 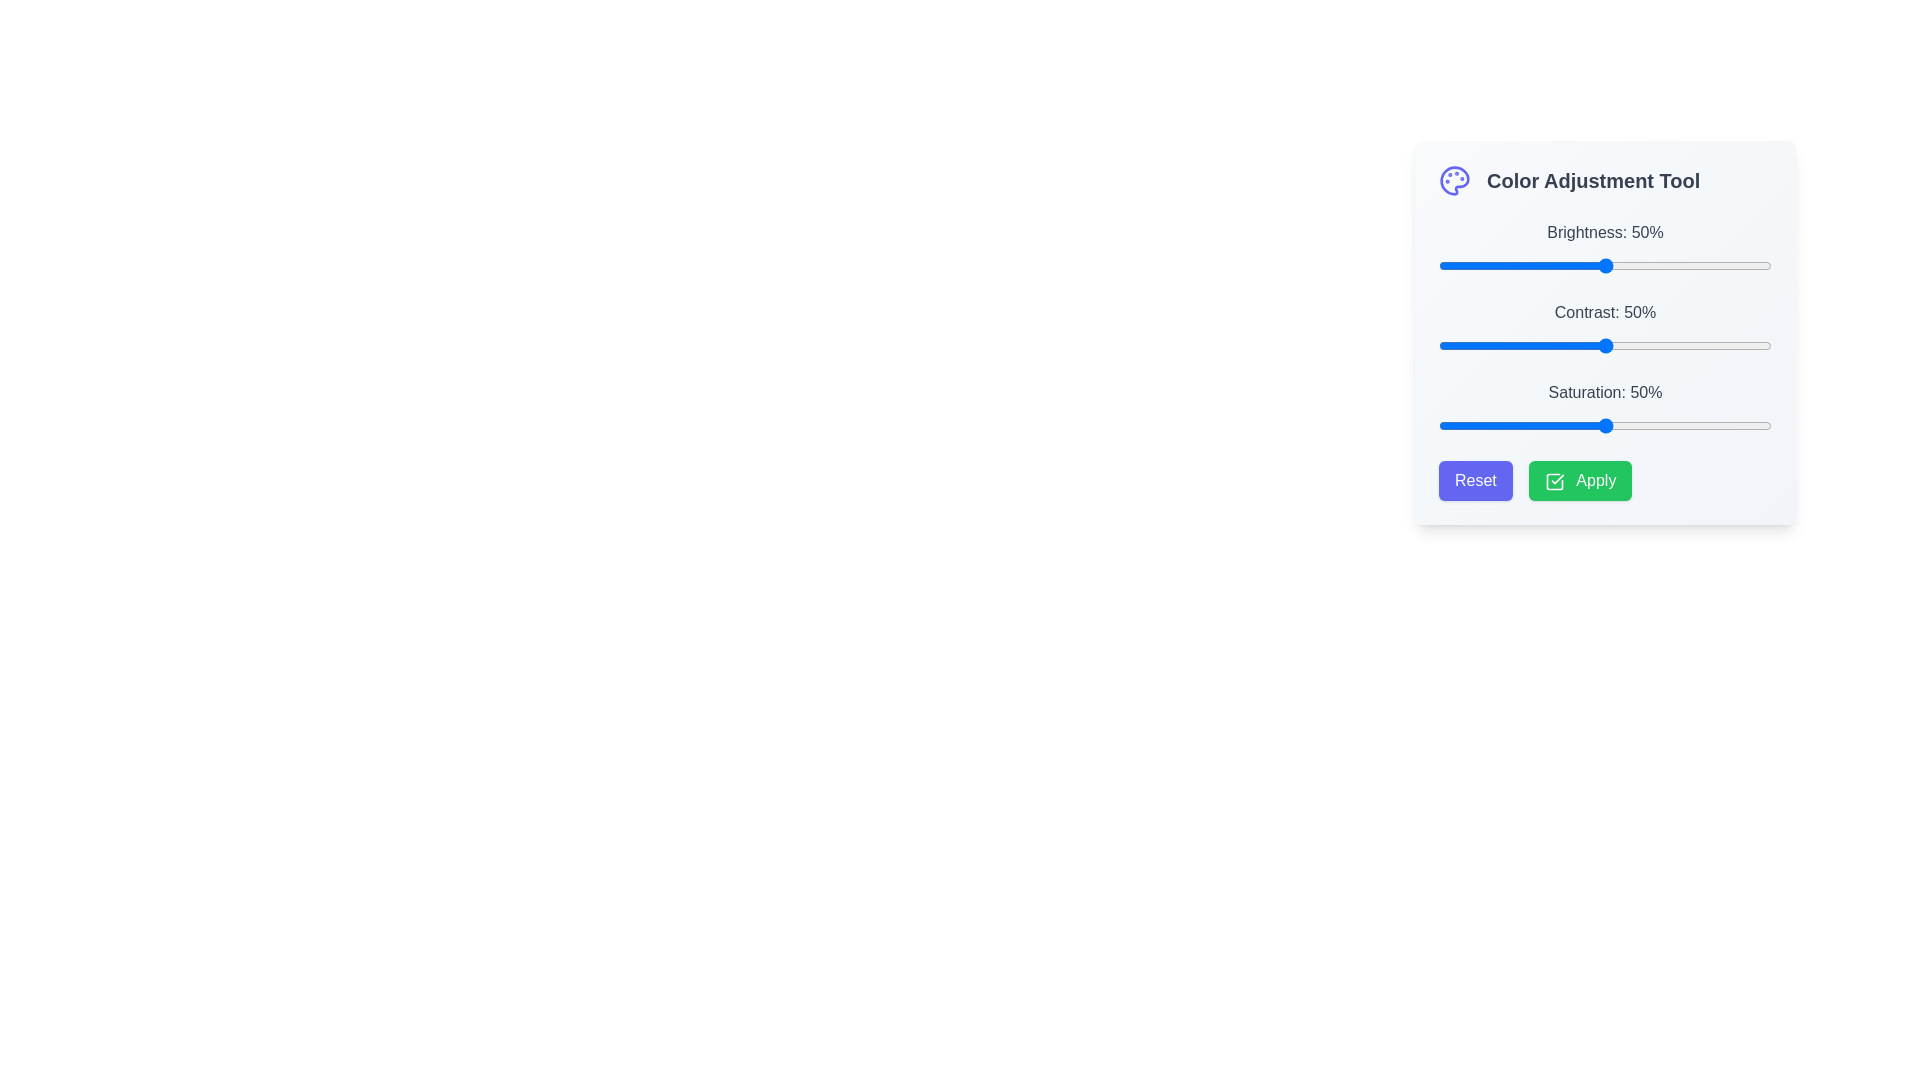 I want to click on displayed label 'Brightness: 50%' of the slider located in the 'Color Adjustment Tool' panel, so click(x=1605, y=248).